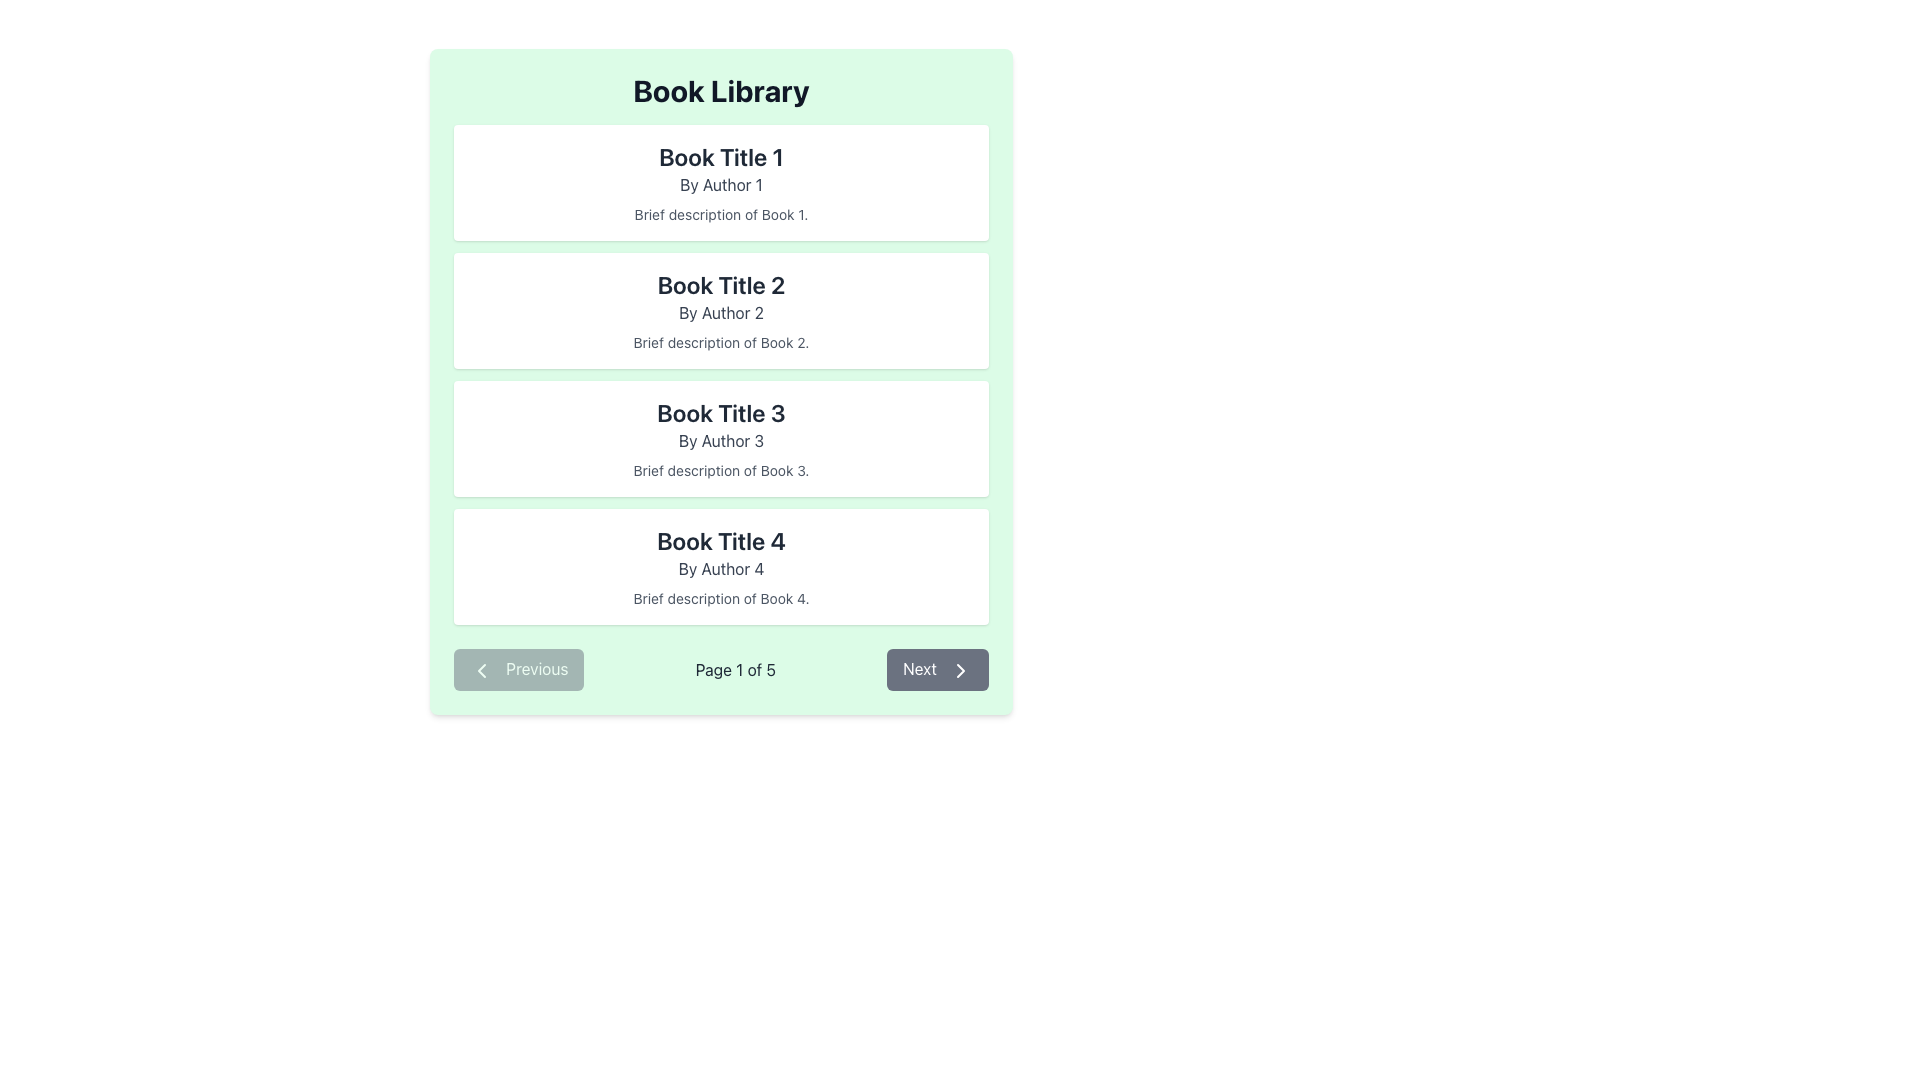 This screenshot has height=1080, width=1920. I want to click on the 'Previous' button, which is styled with a gray background and has a left-pointing chevron icon, located at the bottom left corner of the navigation section, so click(519, 669).